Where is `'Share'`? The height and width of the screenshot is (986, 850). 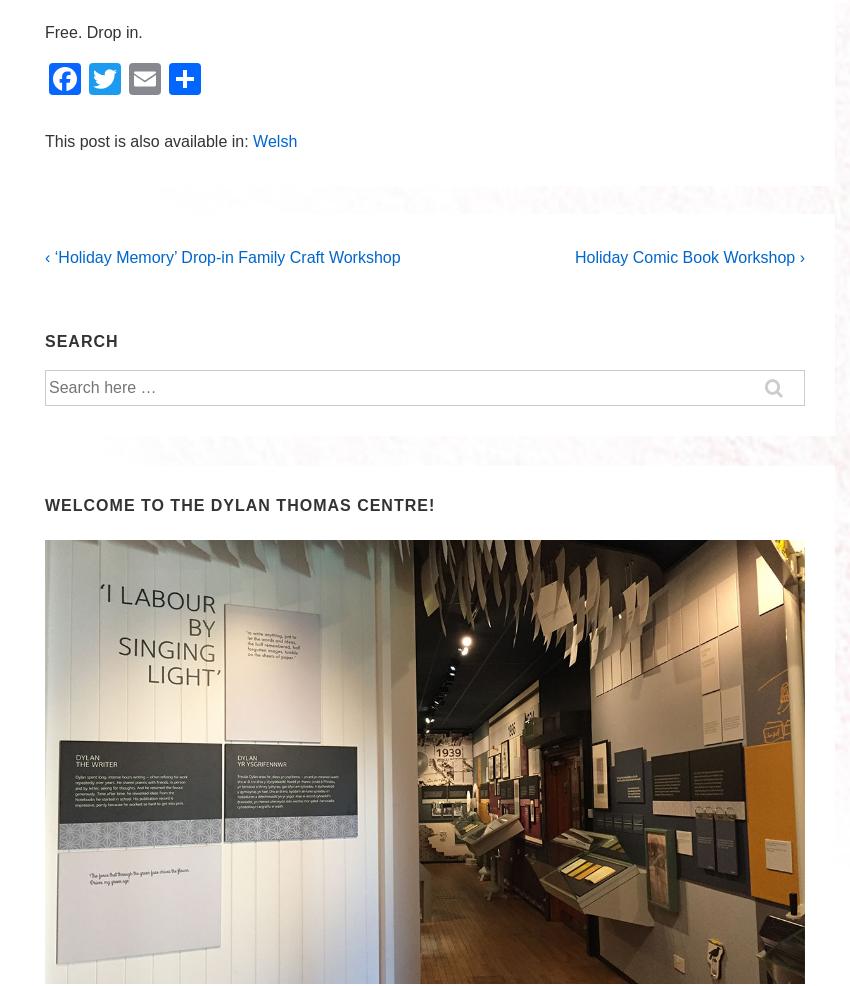 'Share' is located at coordinates (214, 126).